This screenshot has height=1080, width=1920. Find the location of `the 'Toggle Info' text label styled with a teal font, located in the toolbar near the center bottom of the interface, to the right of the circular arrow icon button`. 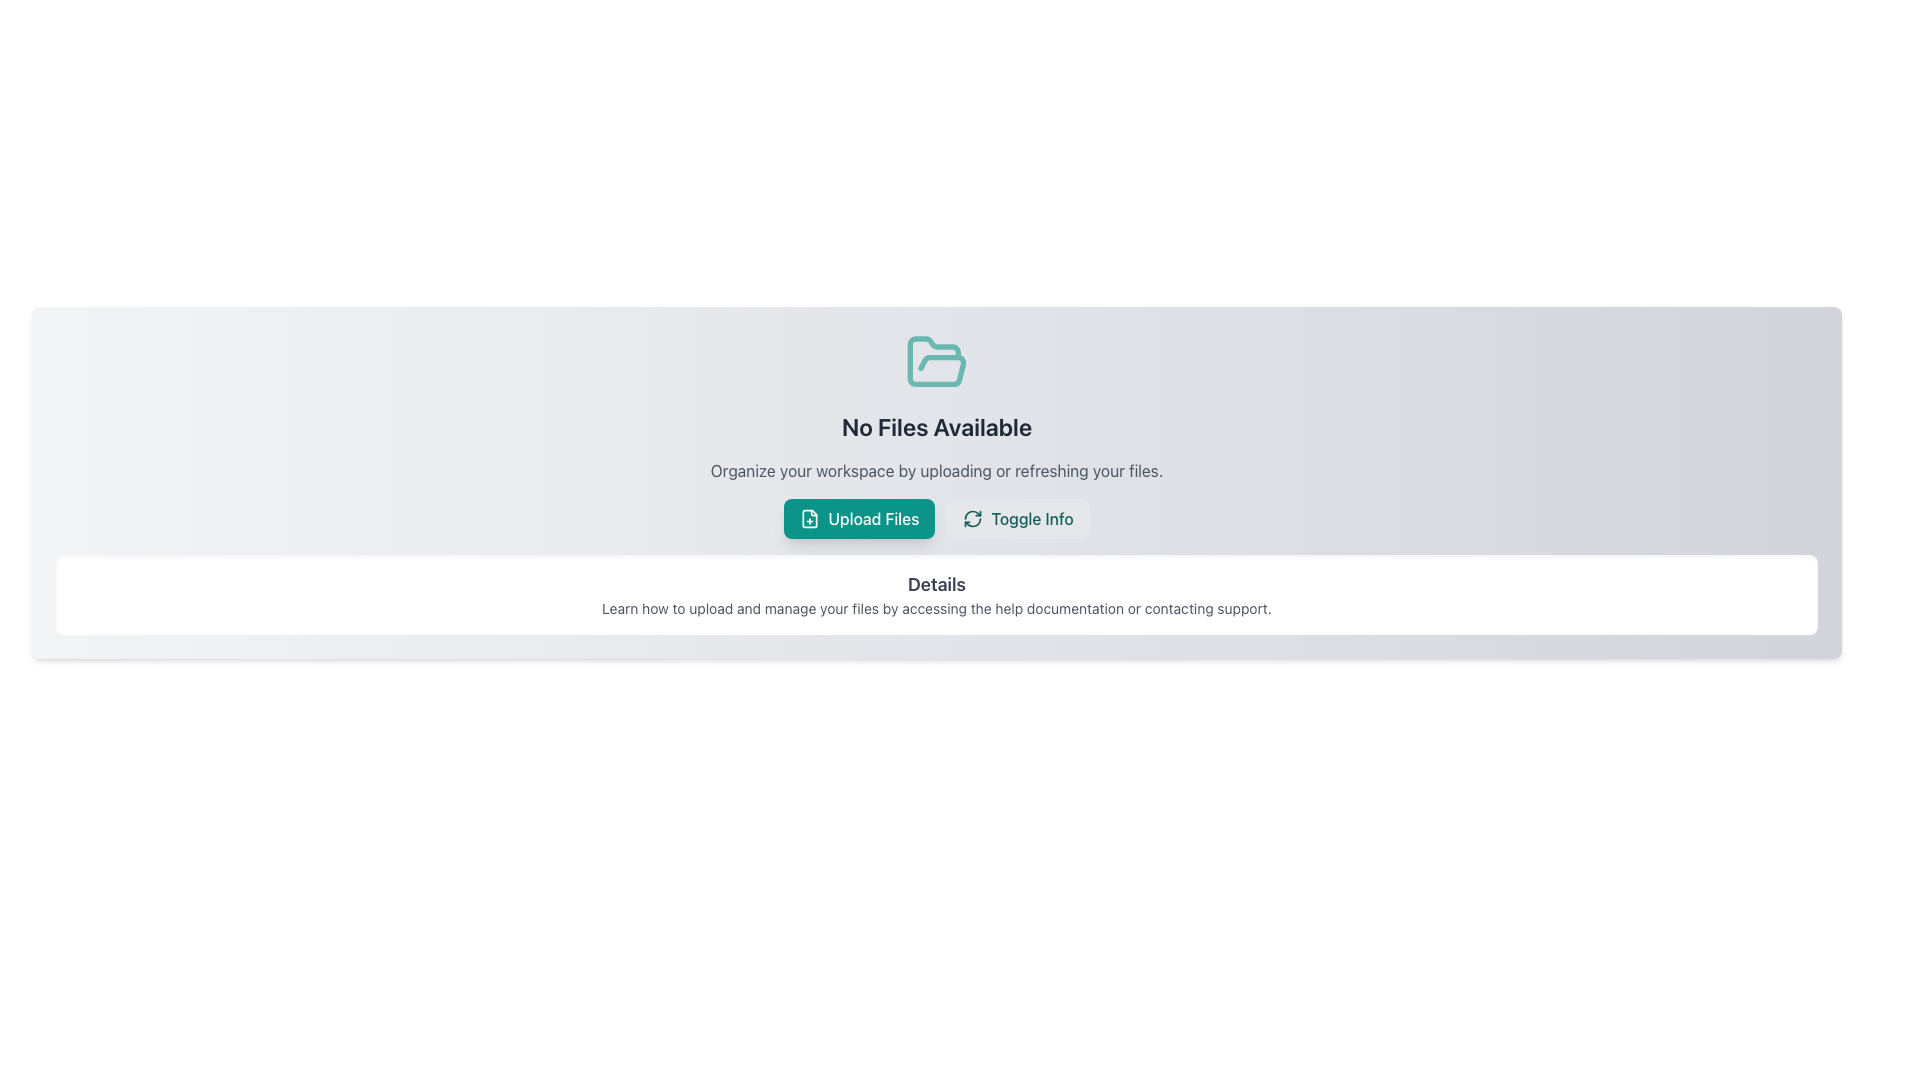

the 'Toggle Info' text label styled with a teal font, located in the toolbar near the center bottom of the interface, to the right of the circular arrow icon button is located at coordinates (1032, 518).